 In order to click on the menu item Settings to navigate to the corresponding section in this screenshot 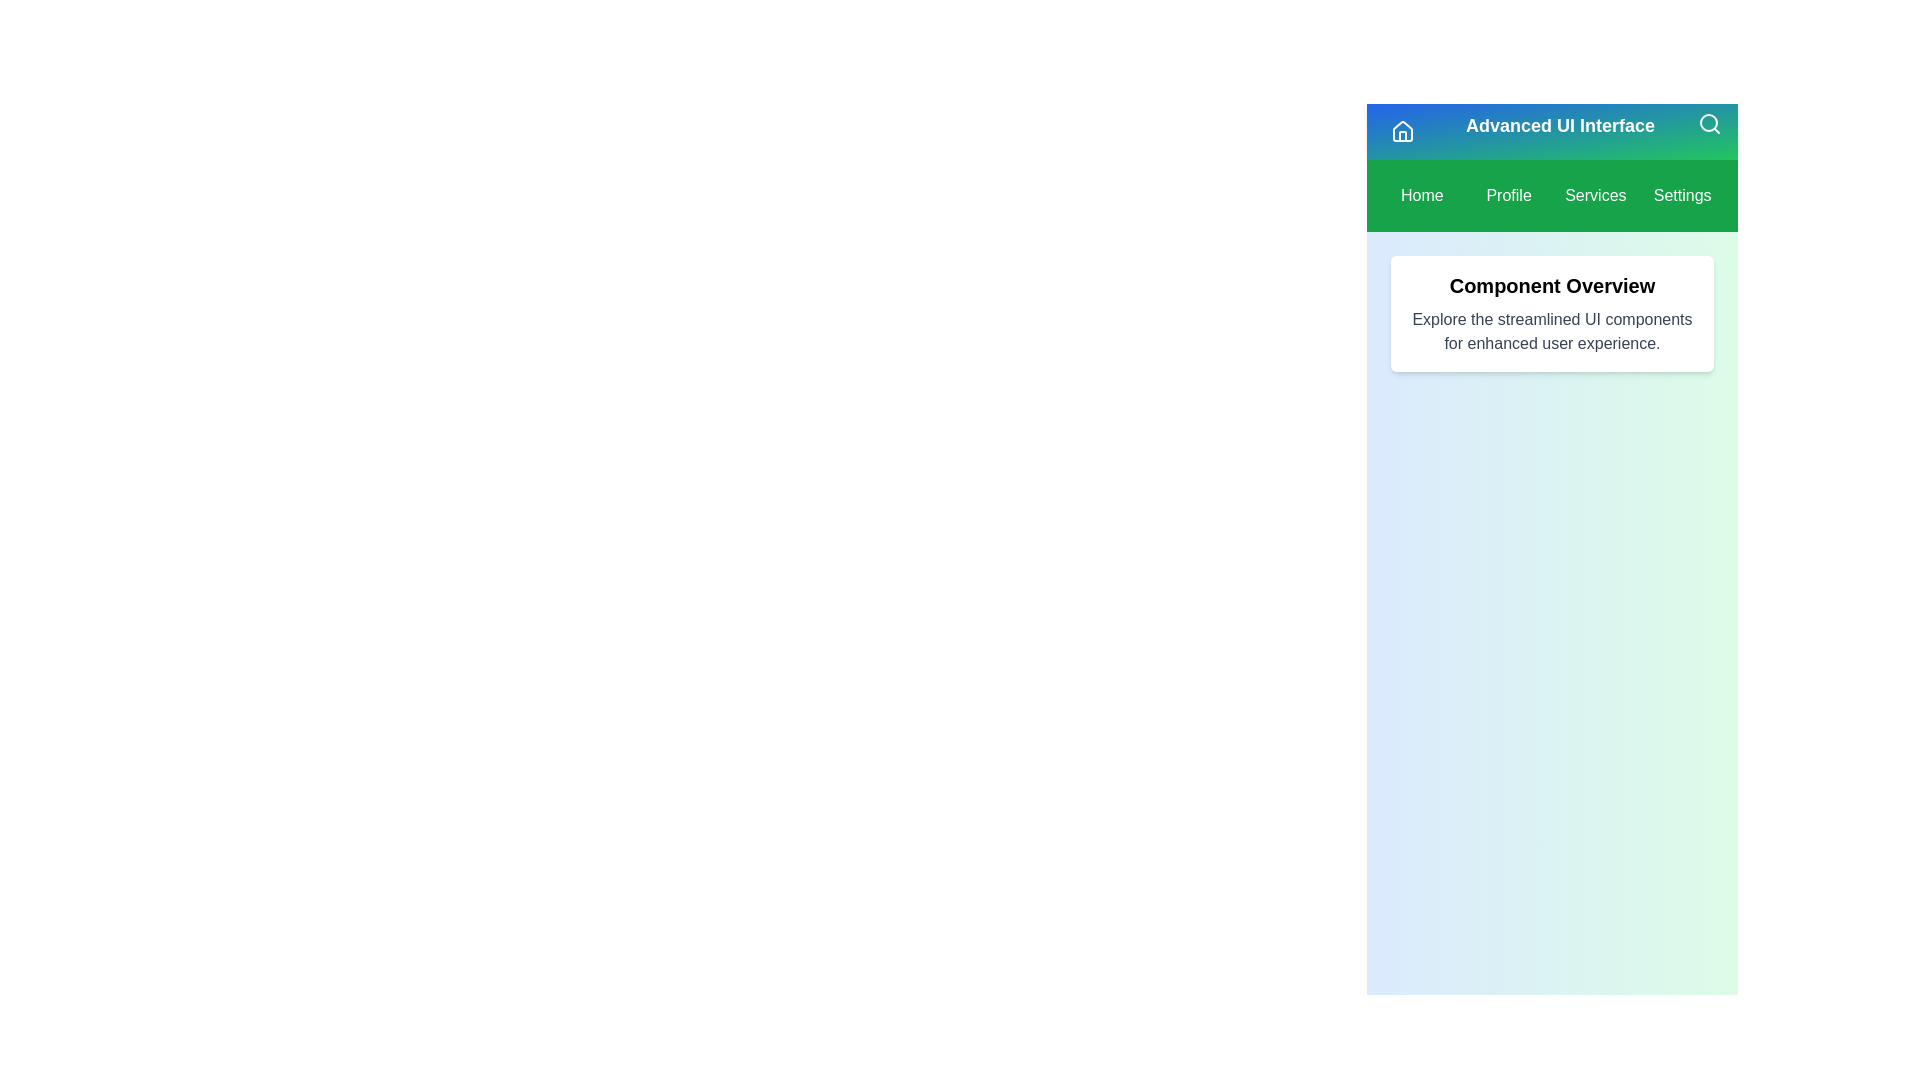, I will do `click(1681, 196)`.